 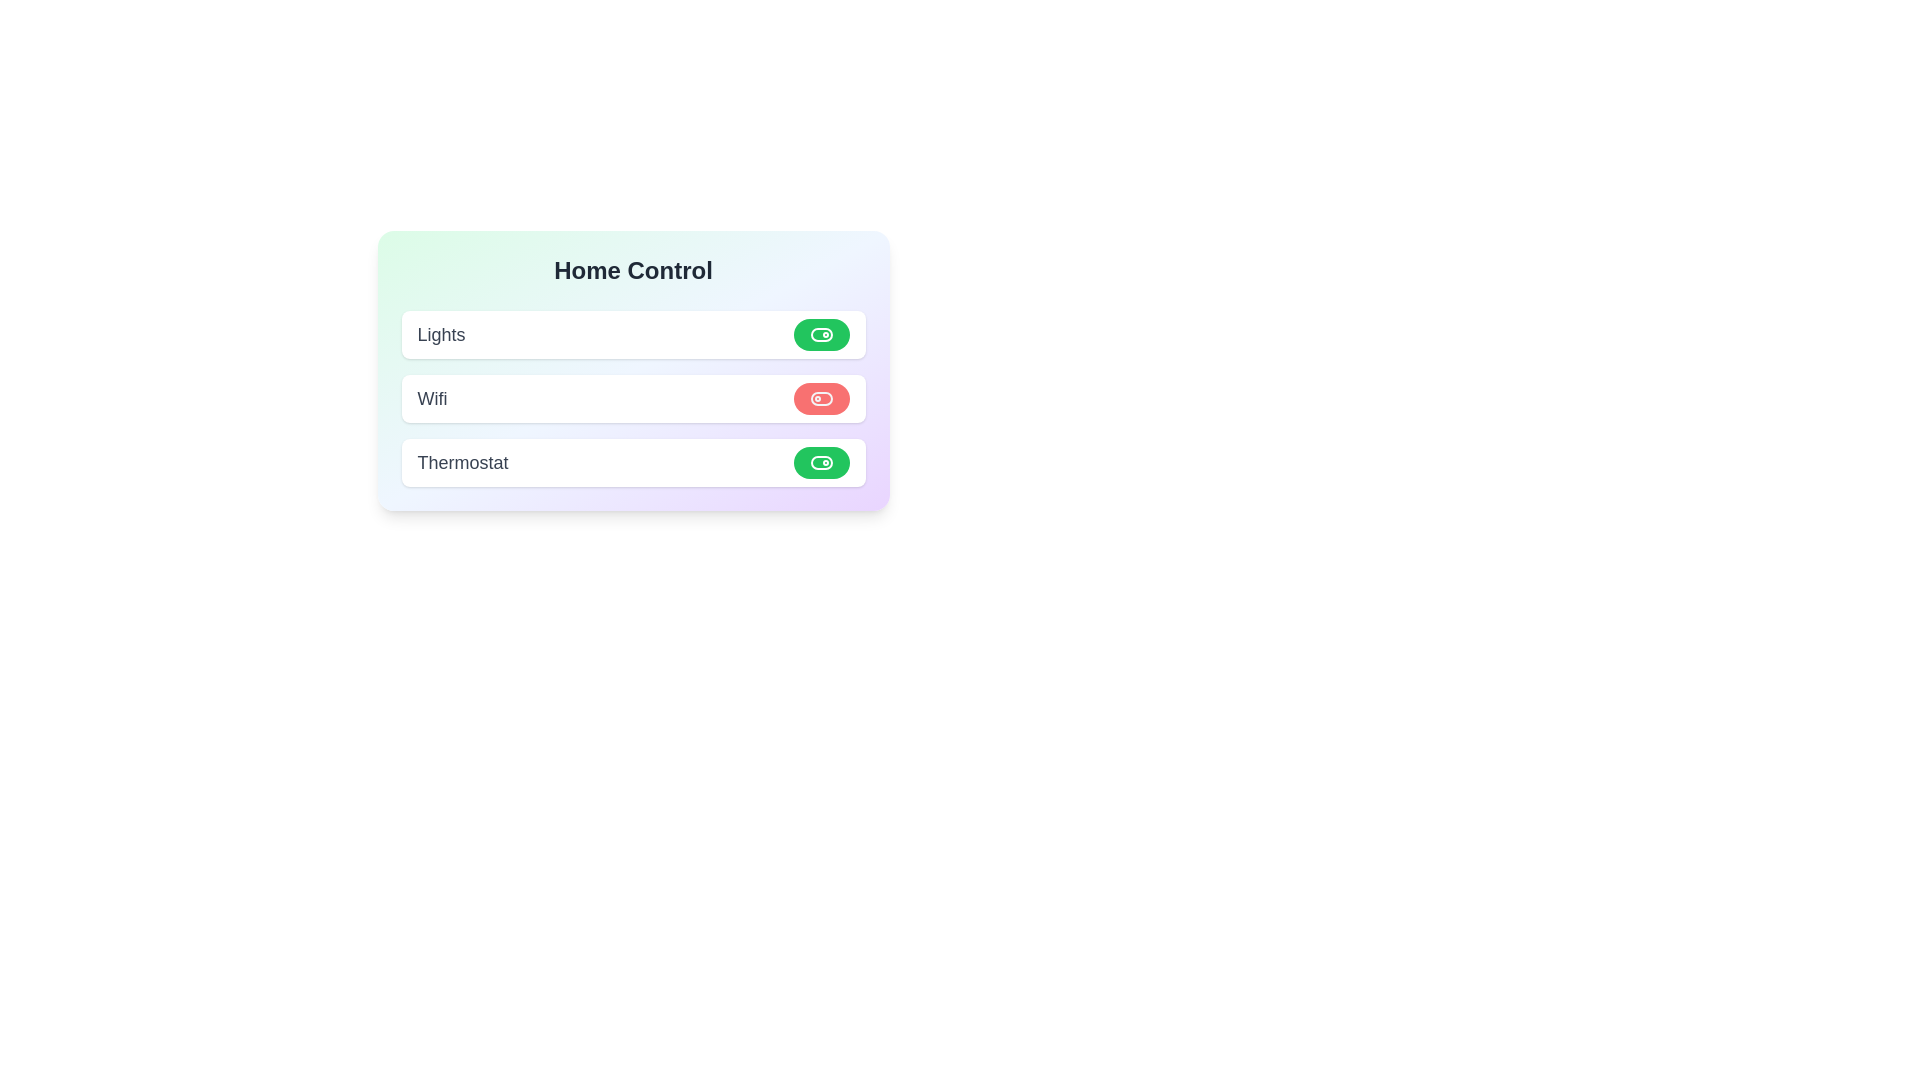 I want to click on the toggle button located at the right end of the 'Wifi' row, so click(x=821, y=398).